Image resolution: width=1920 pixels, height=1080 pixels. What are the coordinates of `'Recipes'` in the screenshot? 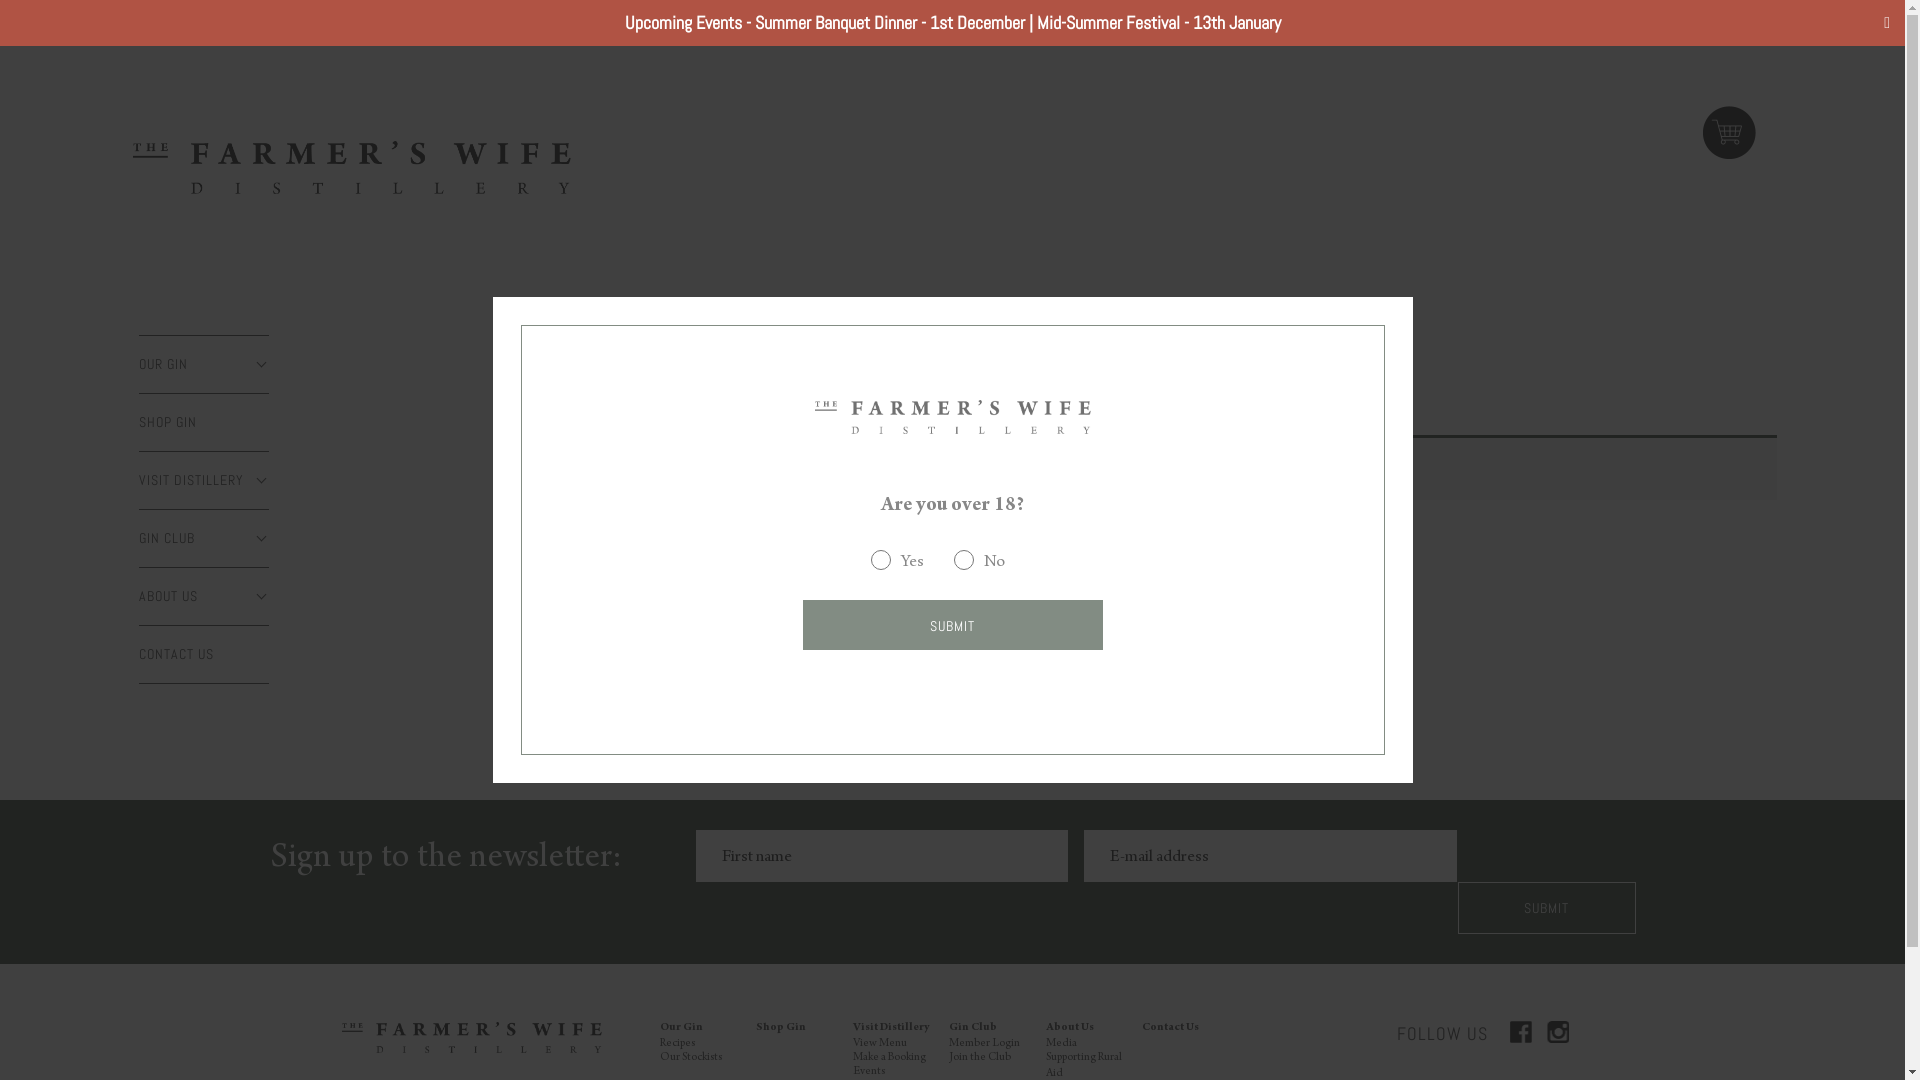 It's located at (677, 1043).